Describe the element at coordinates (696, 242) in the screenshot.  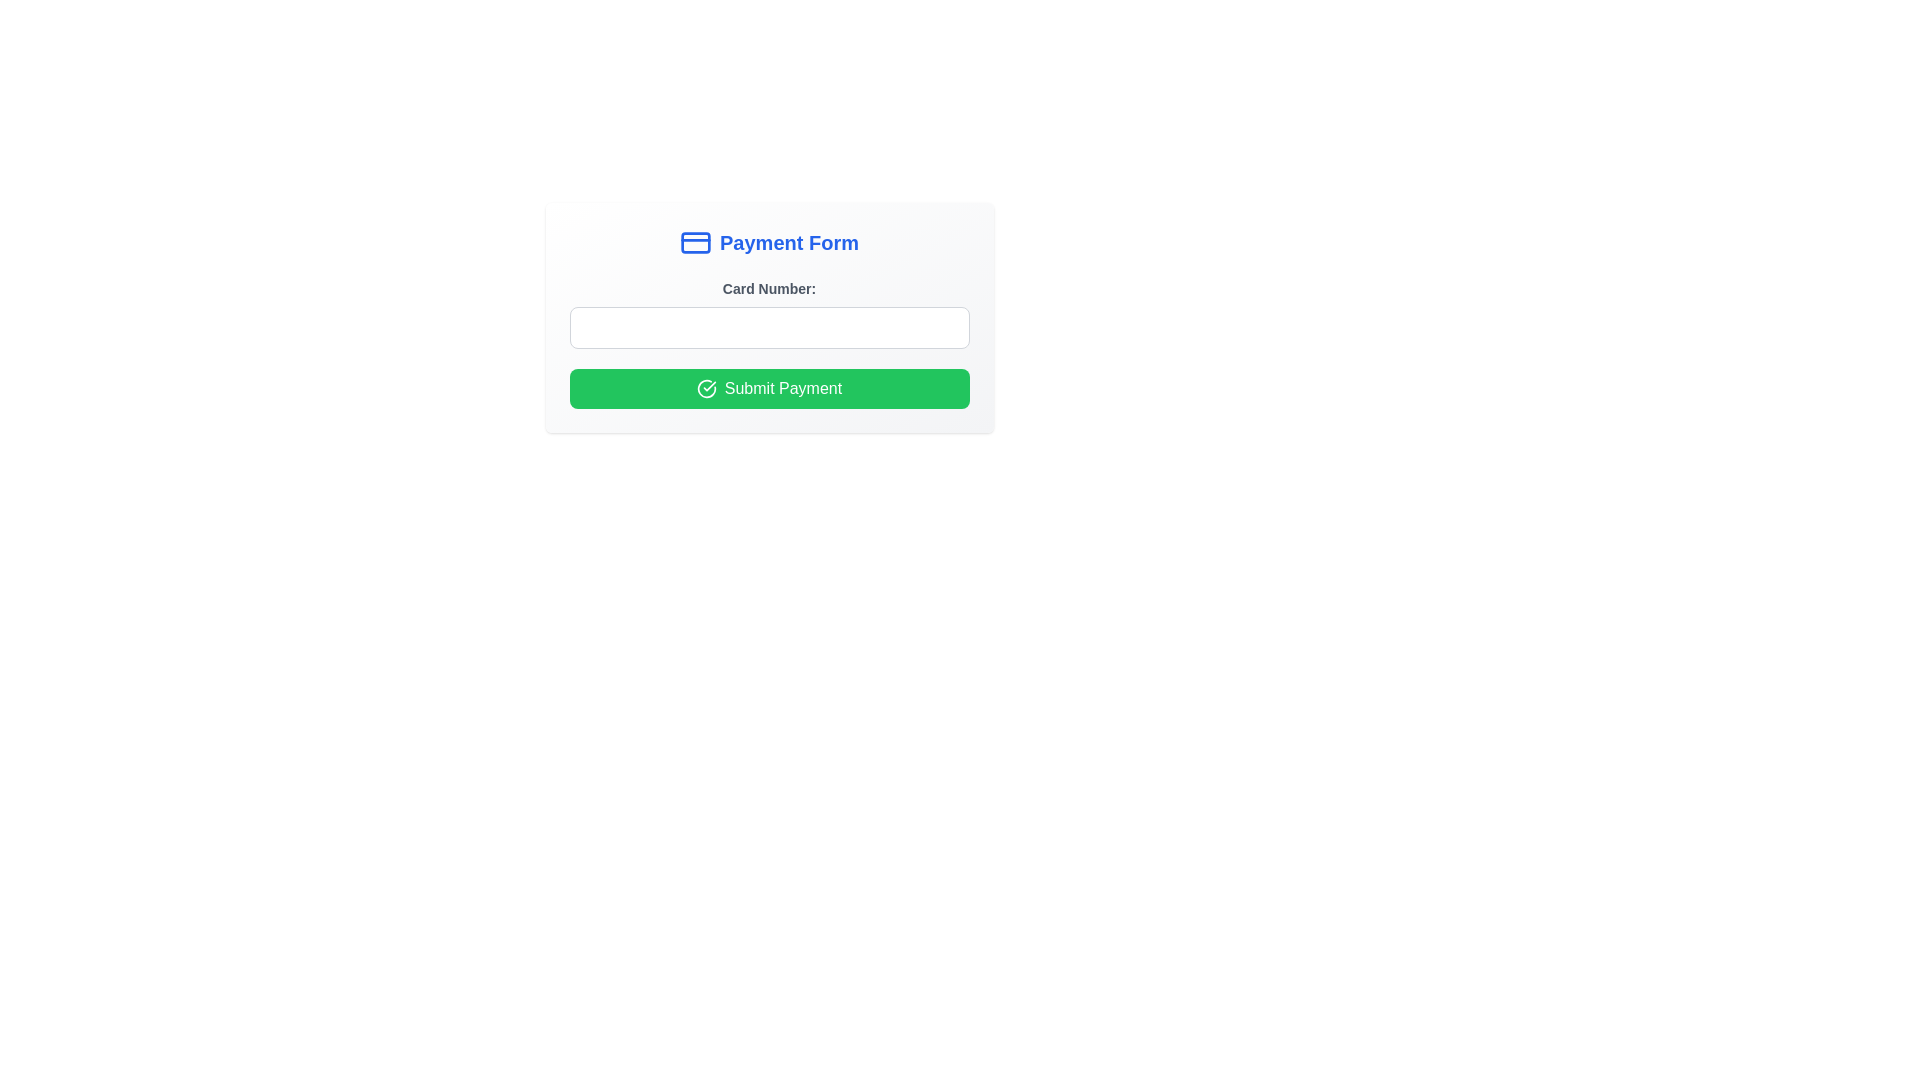
I see `the SVG credit card icon with a blue outline, located to the left of the 'Payment Form' heading in the header section` at that location.